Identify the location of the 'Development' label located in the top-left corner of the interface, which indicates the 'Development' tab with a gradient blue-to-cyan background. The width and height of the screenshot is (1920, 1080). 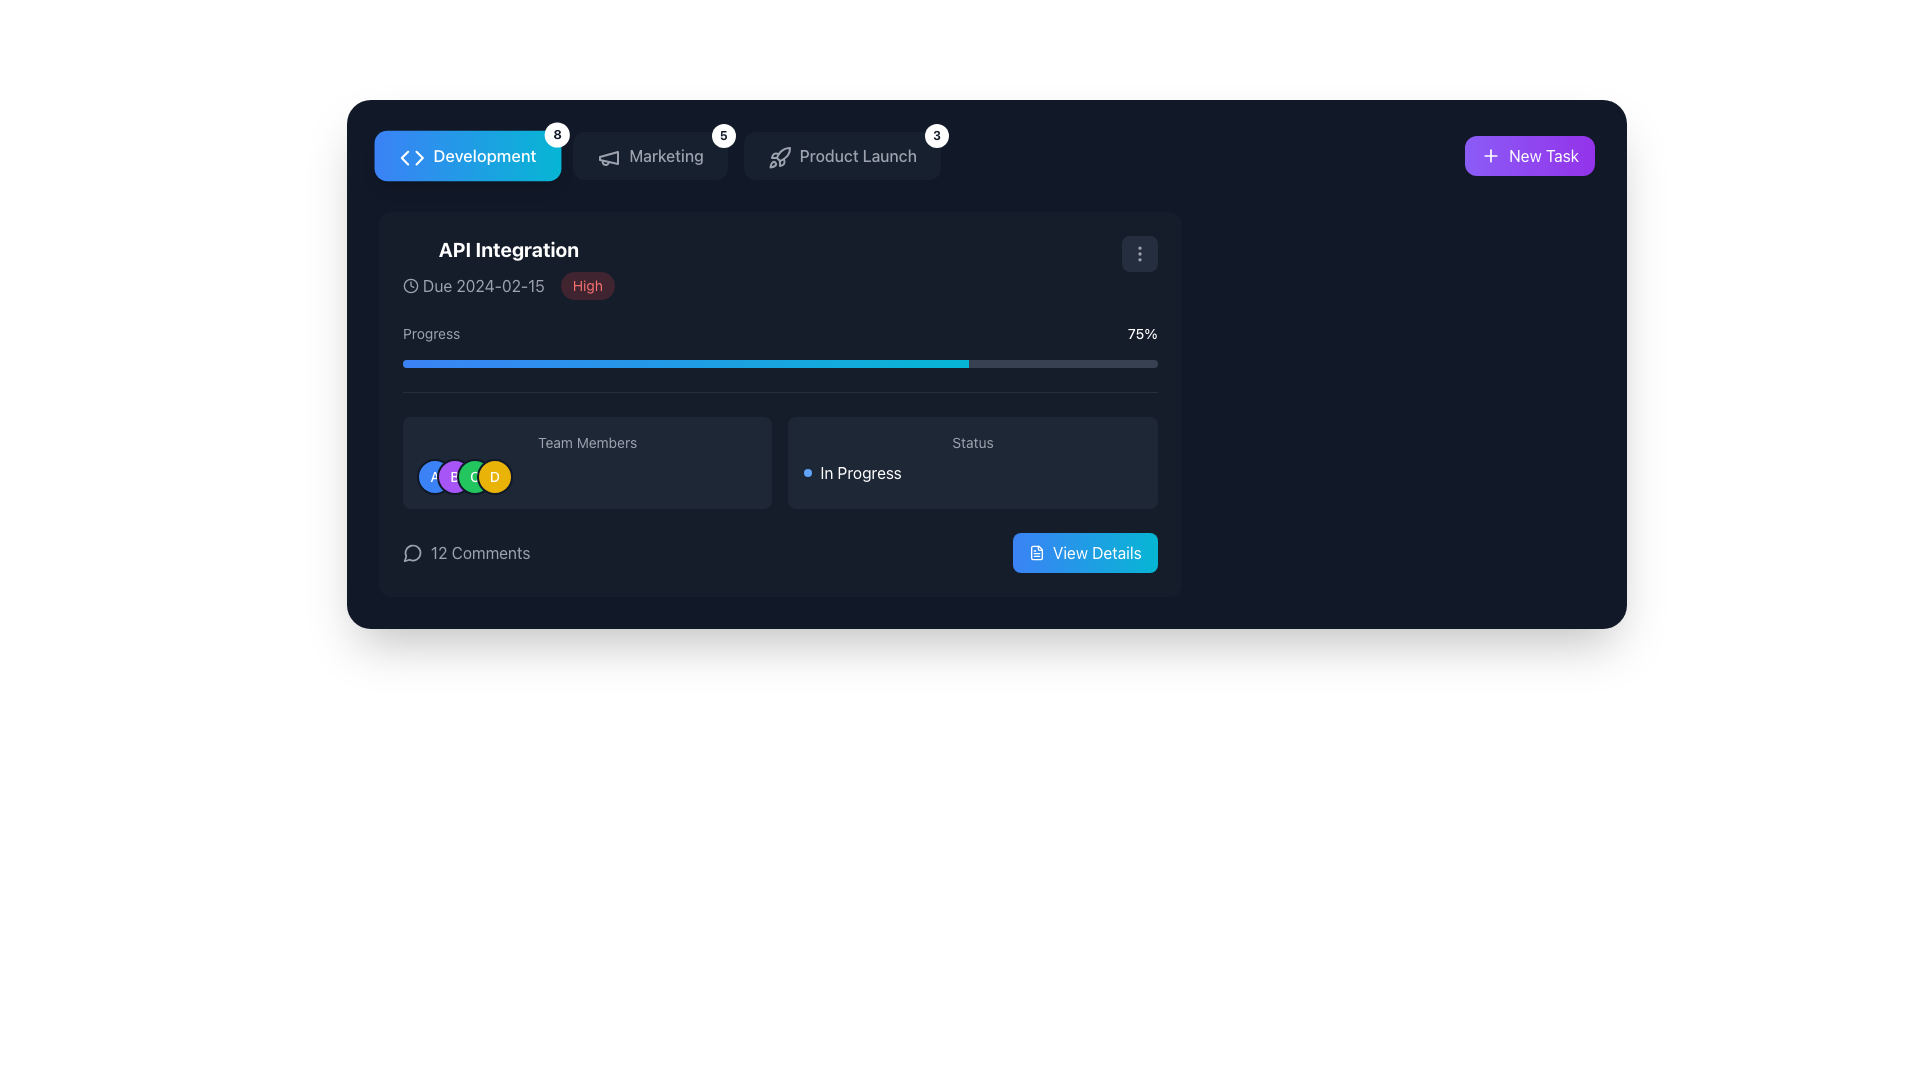
(484, 154).